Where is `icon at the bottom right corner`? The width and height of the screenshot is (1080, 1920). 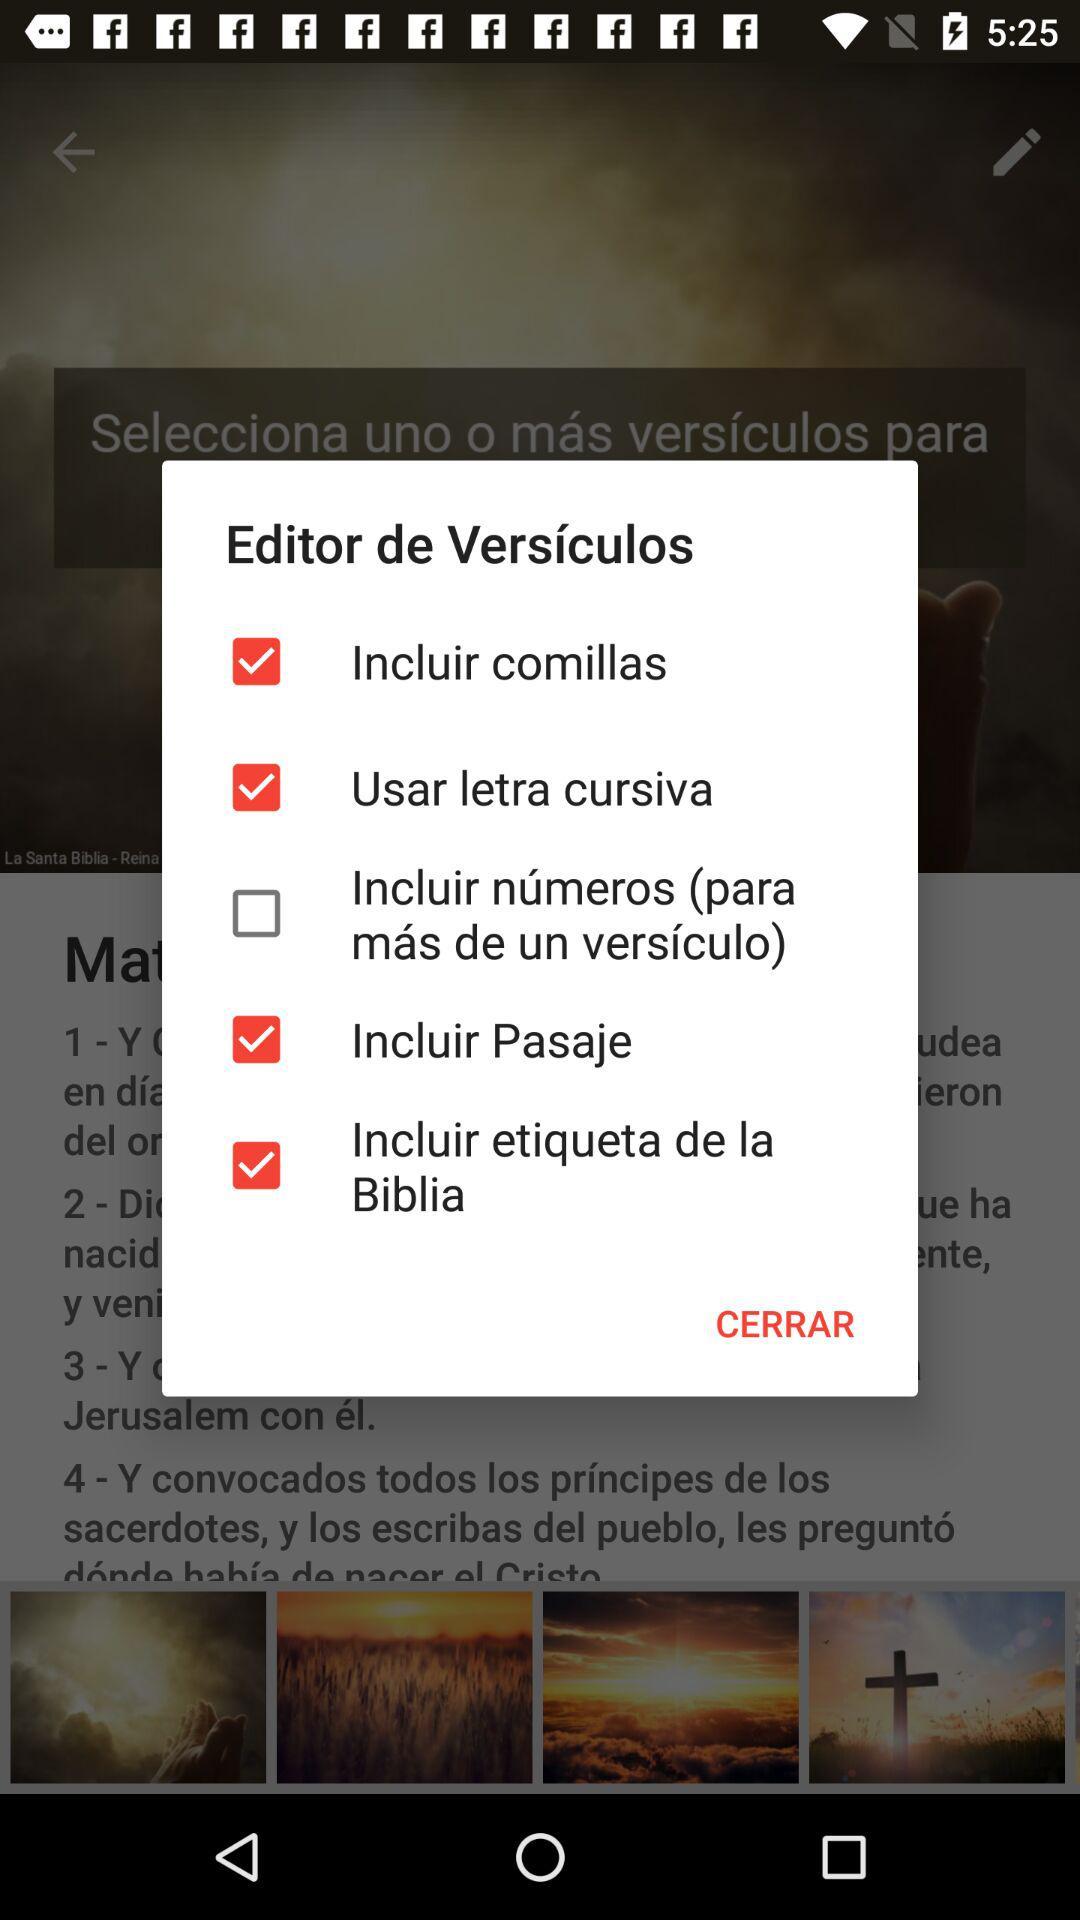
icon at the bottom right corner is located at coordinates (784, 1323).